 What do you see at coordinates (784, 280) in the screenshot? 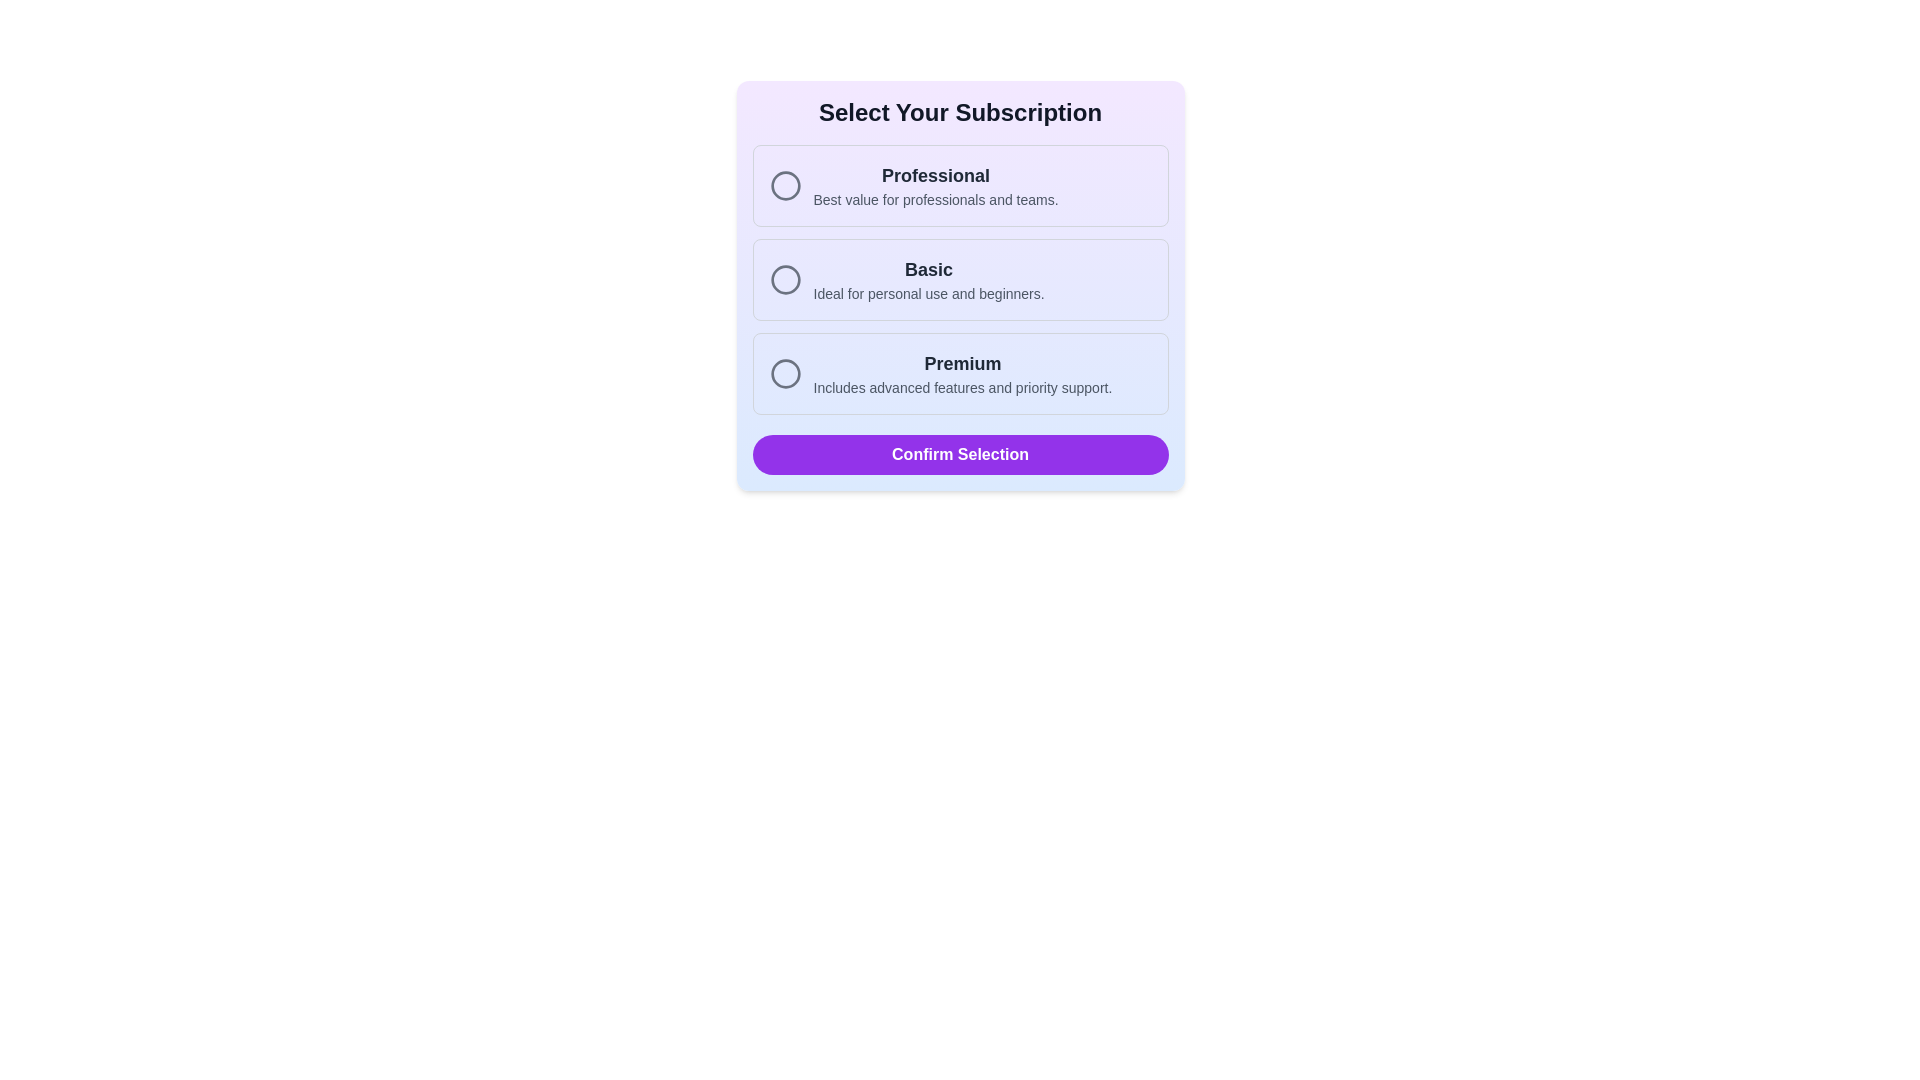
I see `the circular selectable indicator` at bounding box center [784, 280].